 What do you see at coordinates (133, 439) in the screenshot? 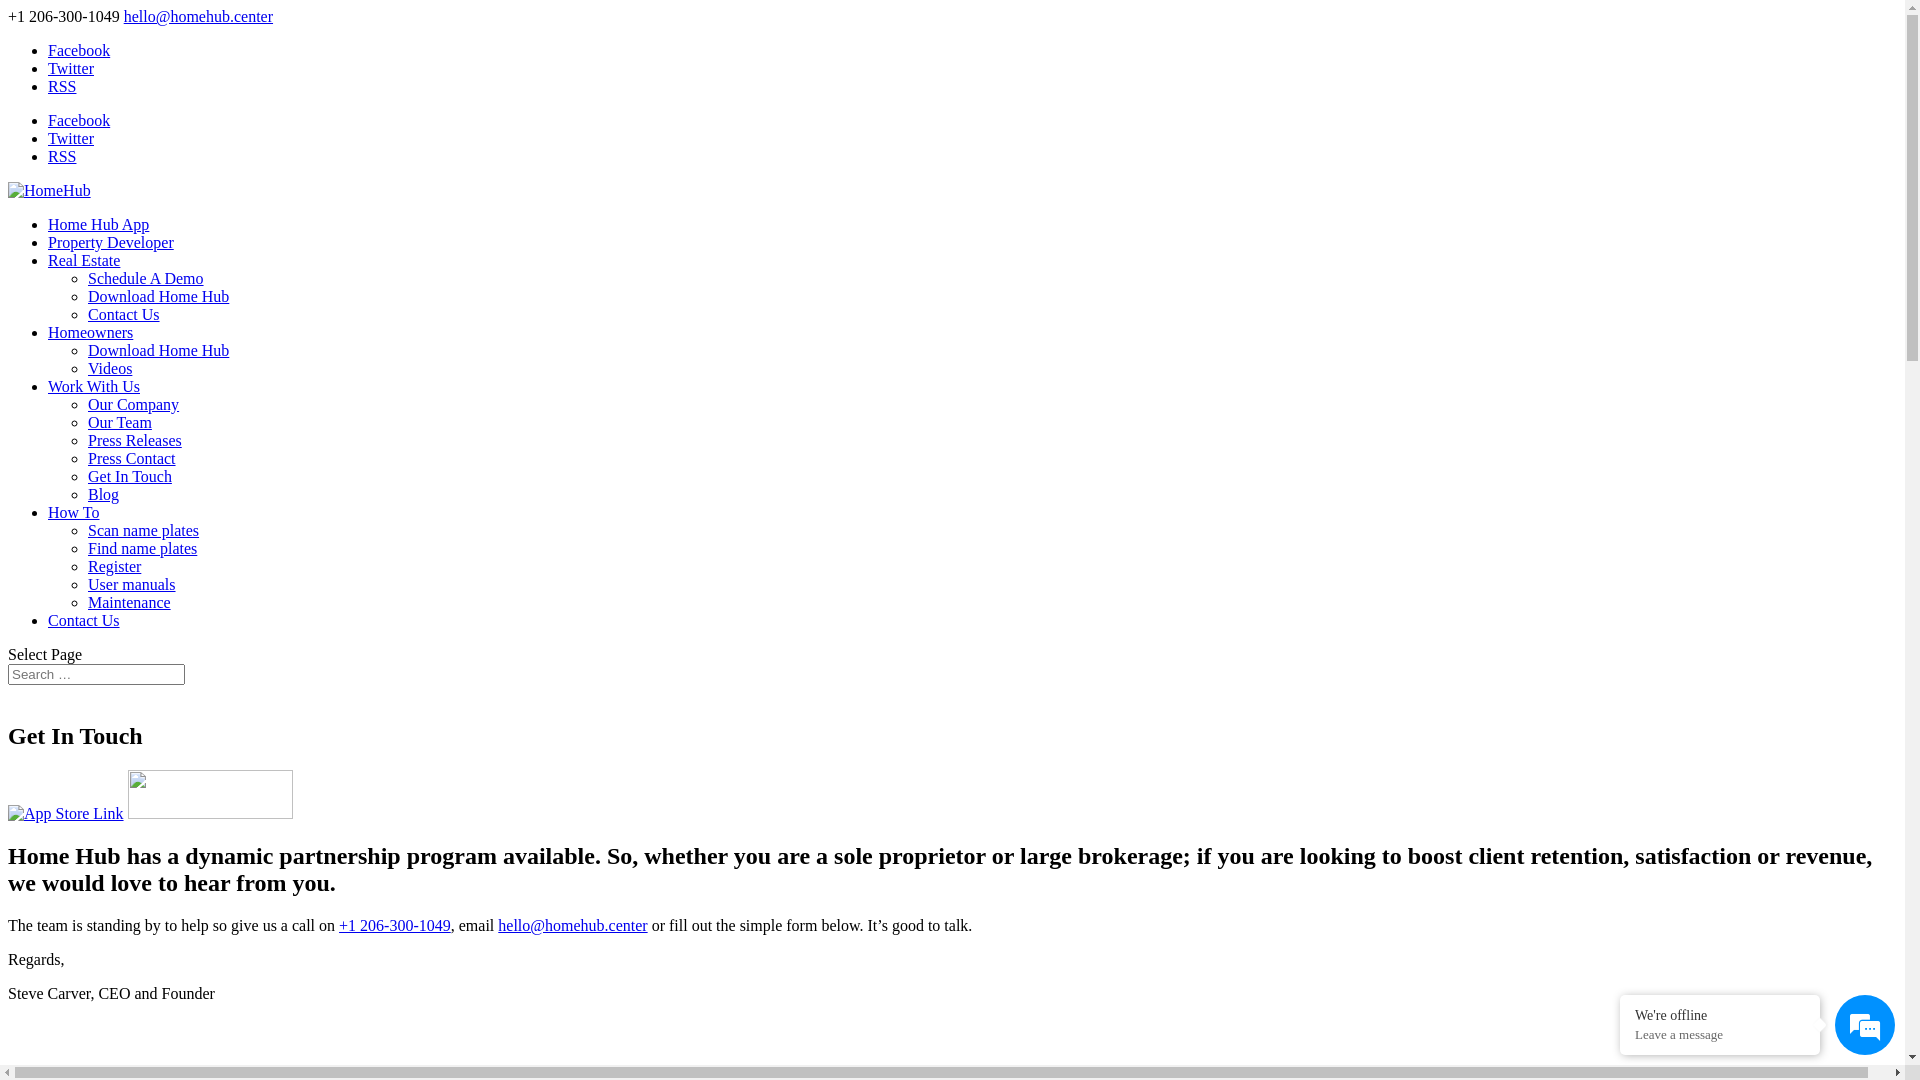
I see `'Press Releases'` at bounding box center [133, 439].